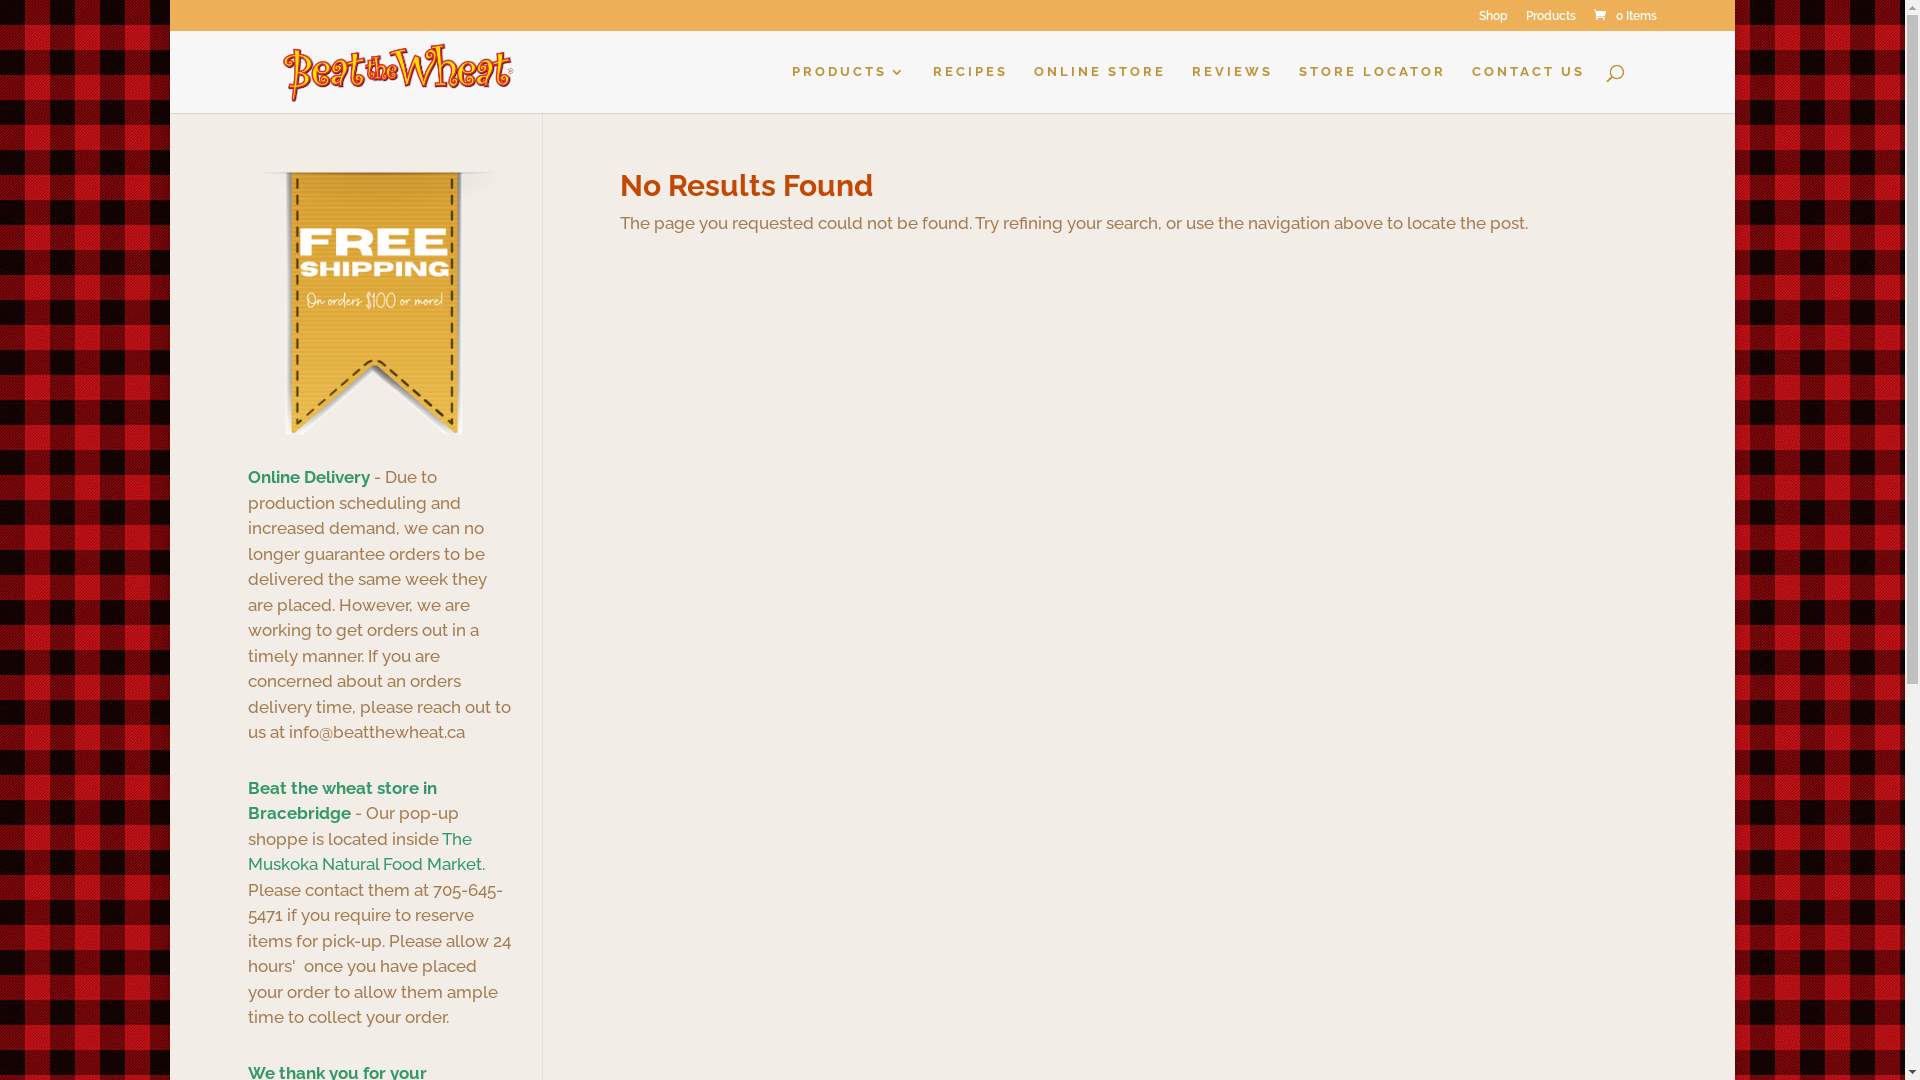  I want to click on 'REVIEWS', so click(1231, 87).